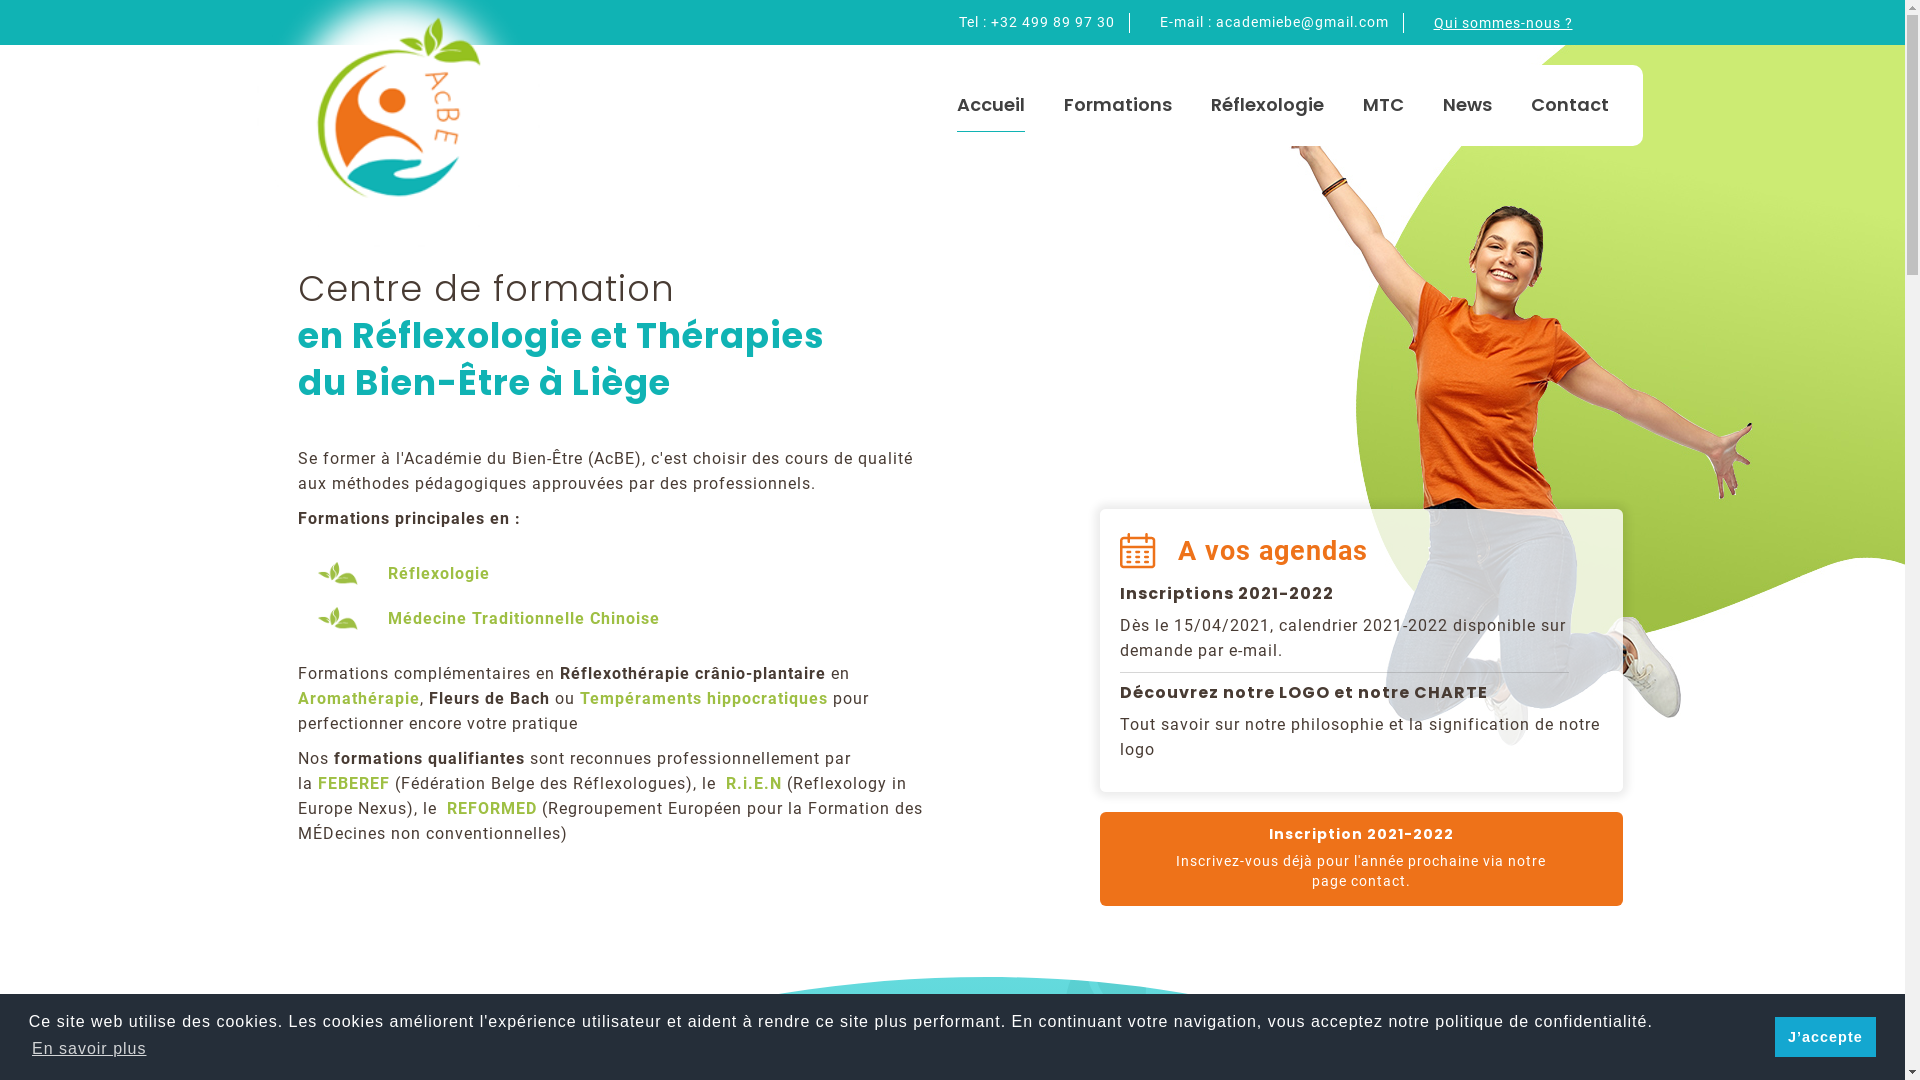 The image size is (1920, 1080). I want to click on 'Inscriptions 2021-2022', so click(1118, 592).